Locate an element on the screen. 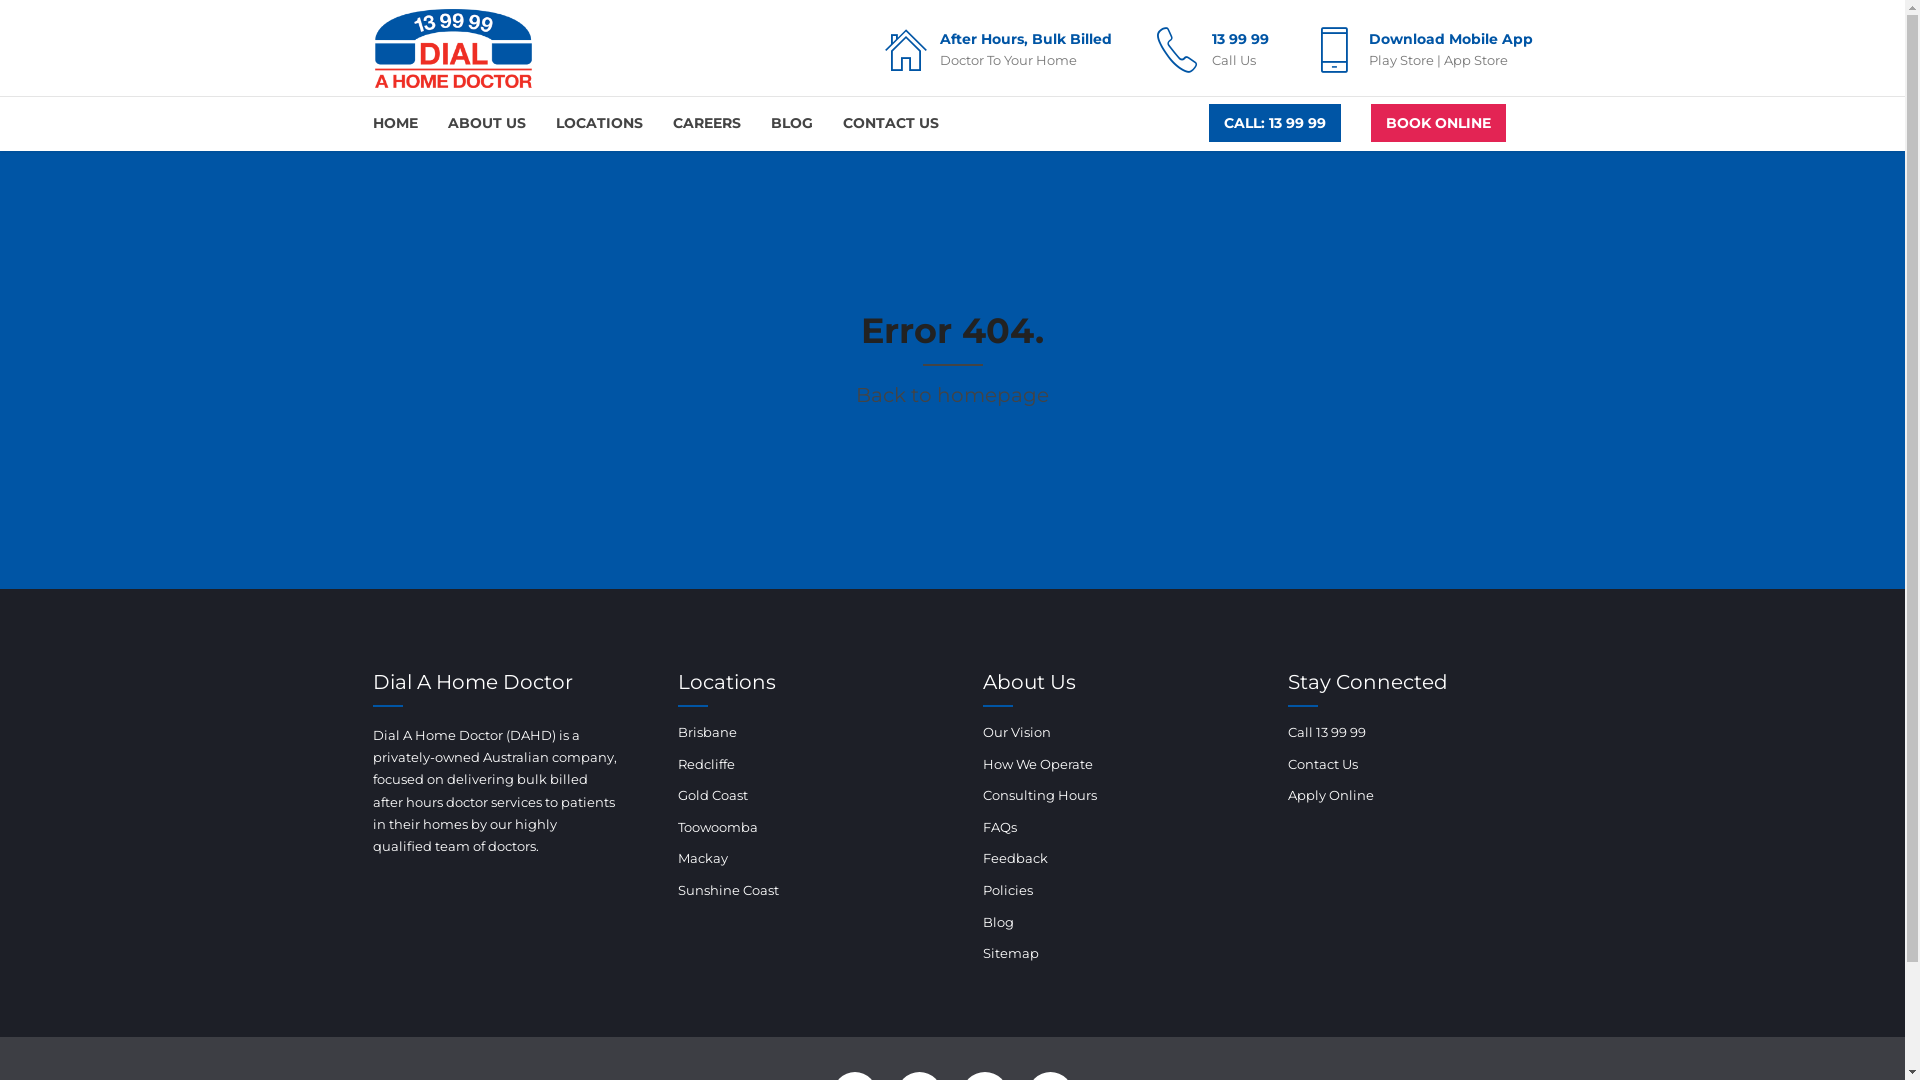  'Brisbane' is located at coordinates (707, 732).